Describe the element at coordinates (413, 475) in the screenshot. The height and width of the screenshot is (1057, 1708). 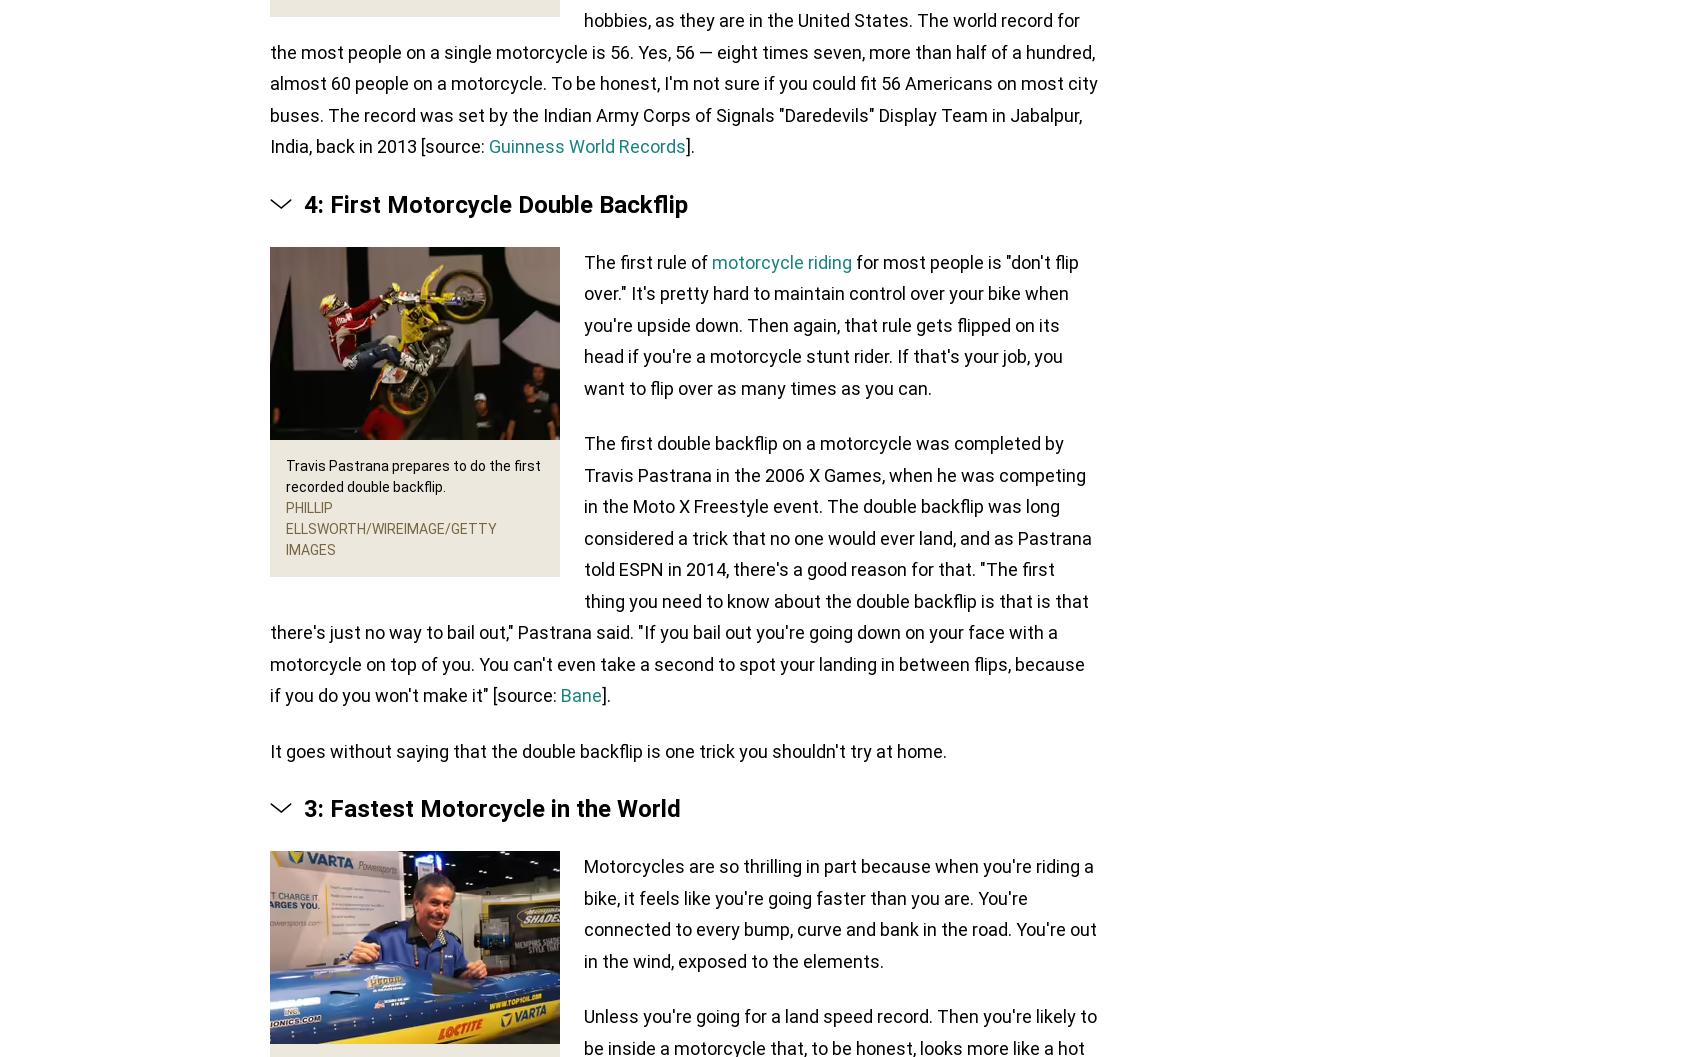
I see `'Travis Pastrana prepares to do the first recorded double backflip.'` at that location.